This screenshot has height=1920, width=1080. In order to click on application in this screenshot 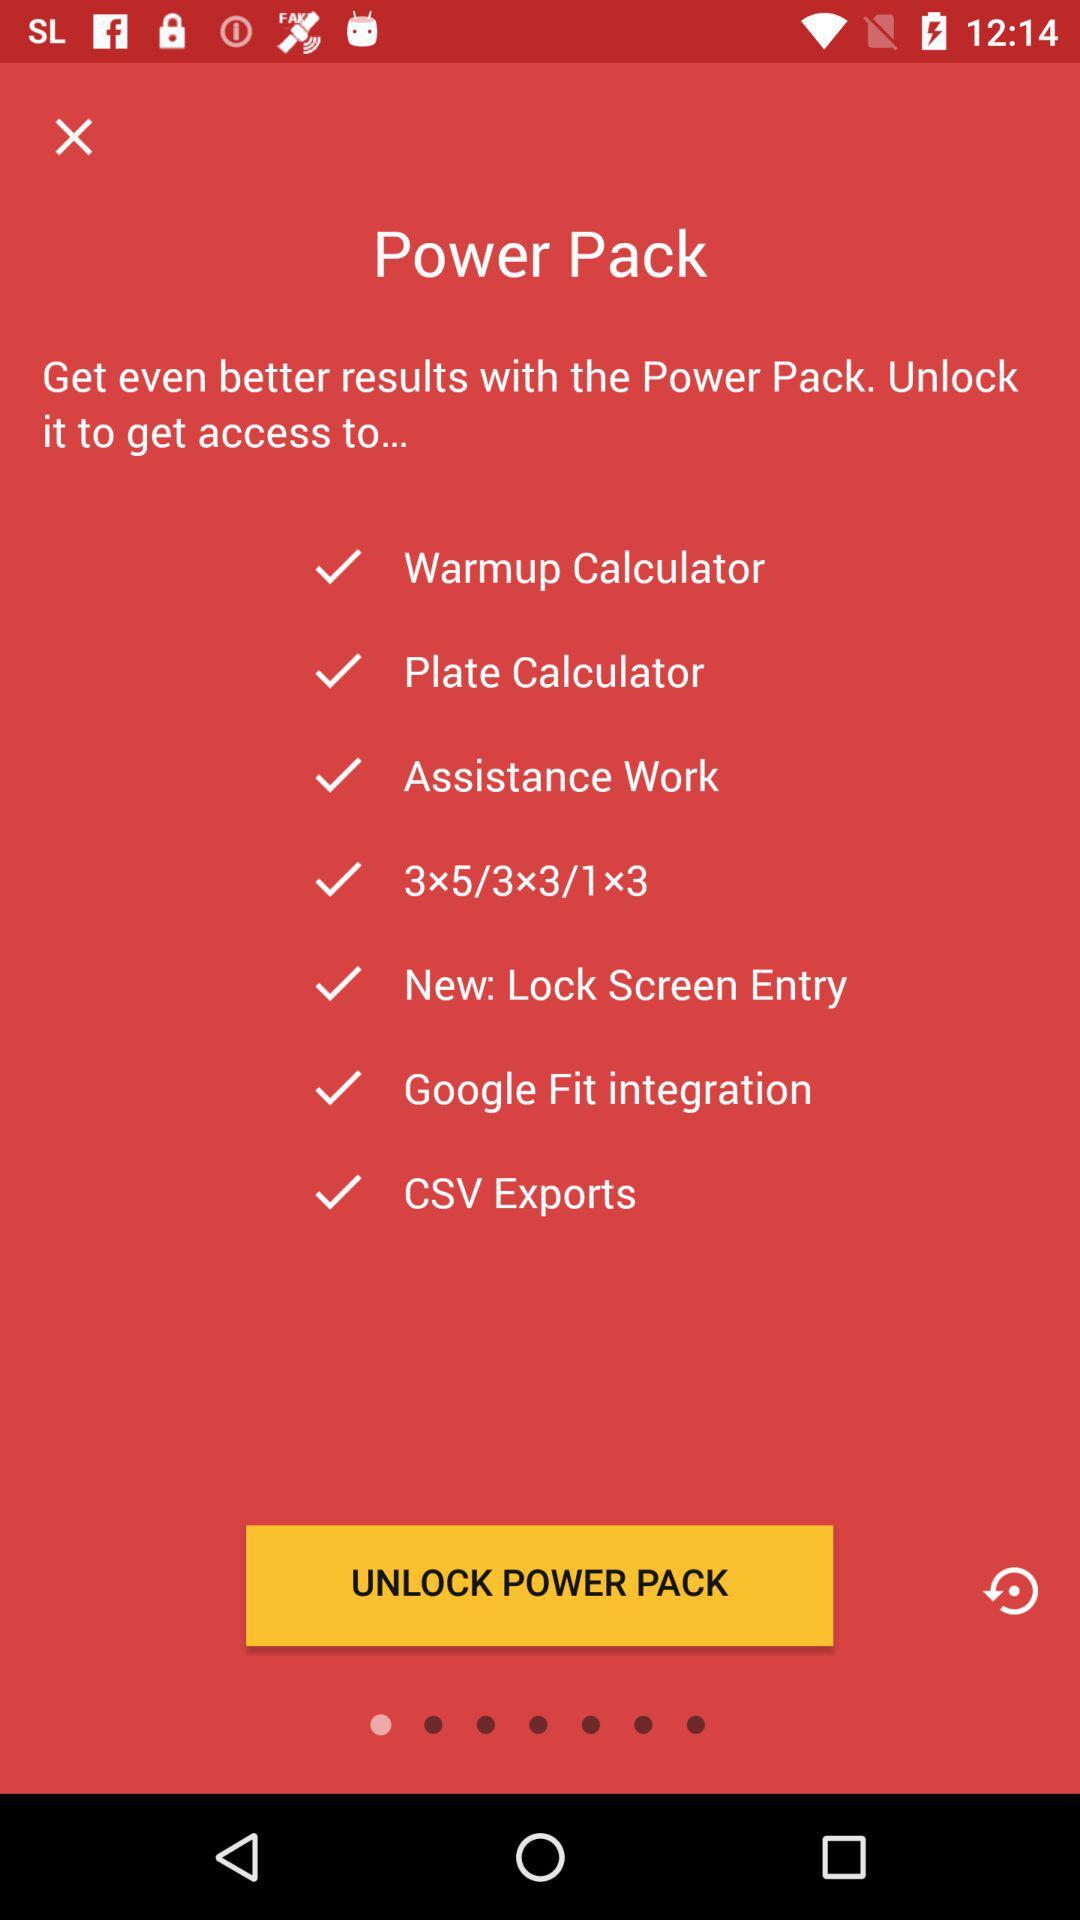, I will do `click(72, 135)`.